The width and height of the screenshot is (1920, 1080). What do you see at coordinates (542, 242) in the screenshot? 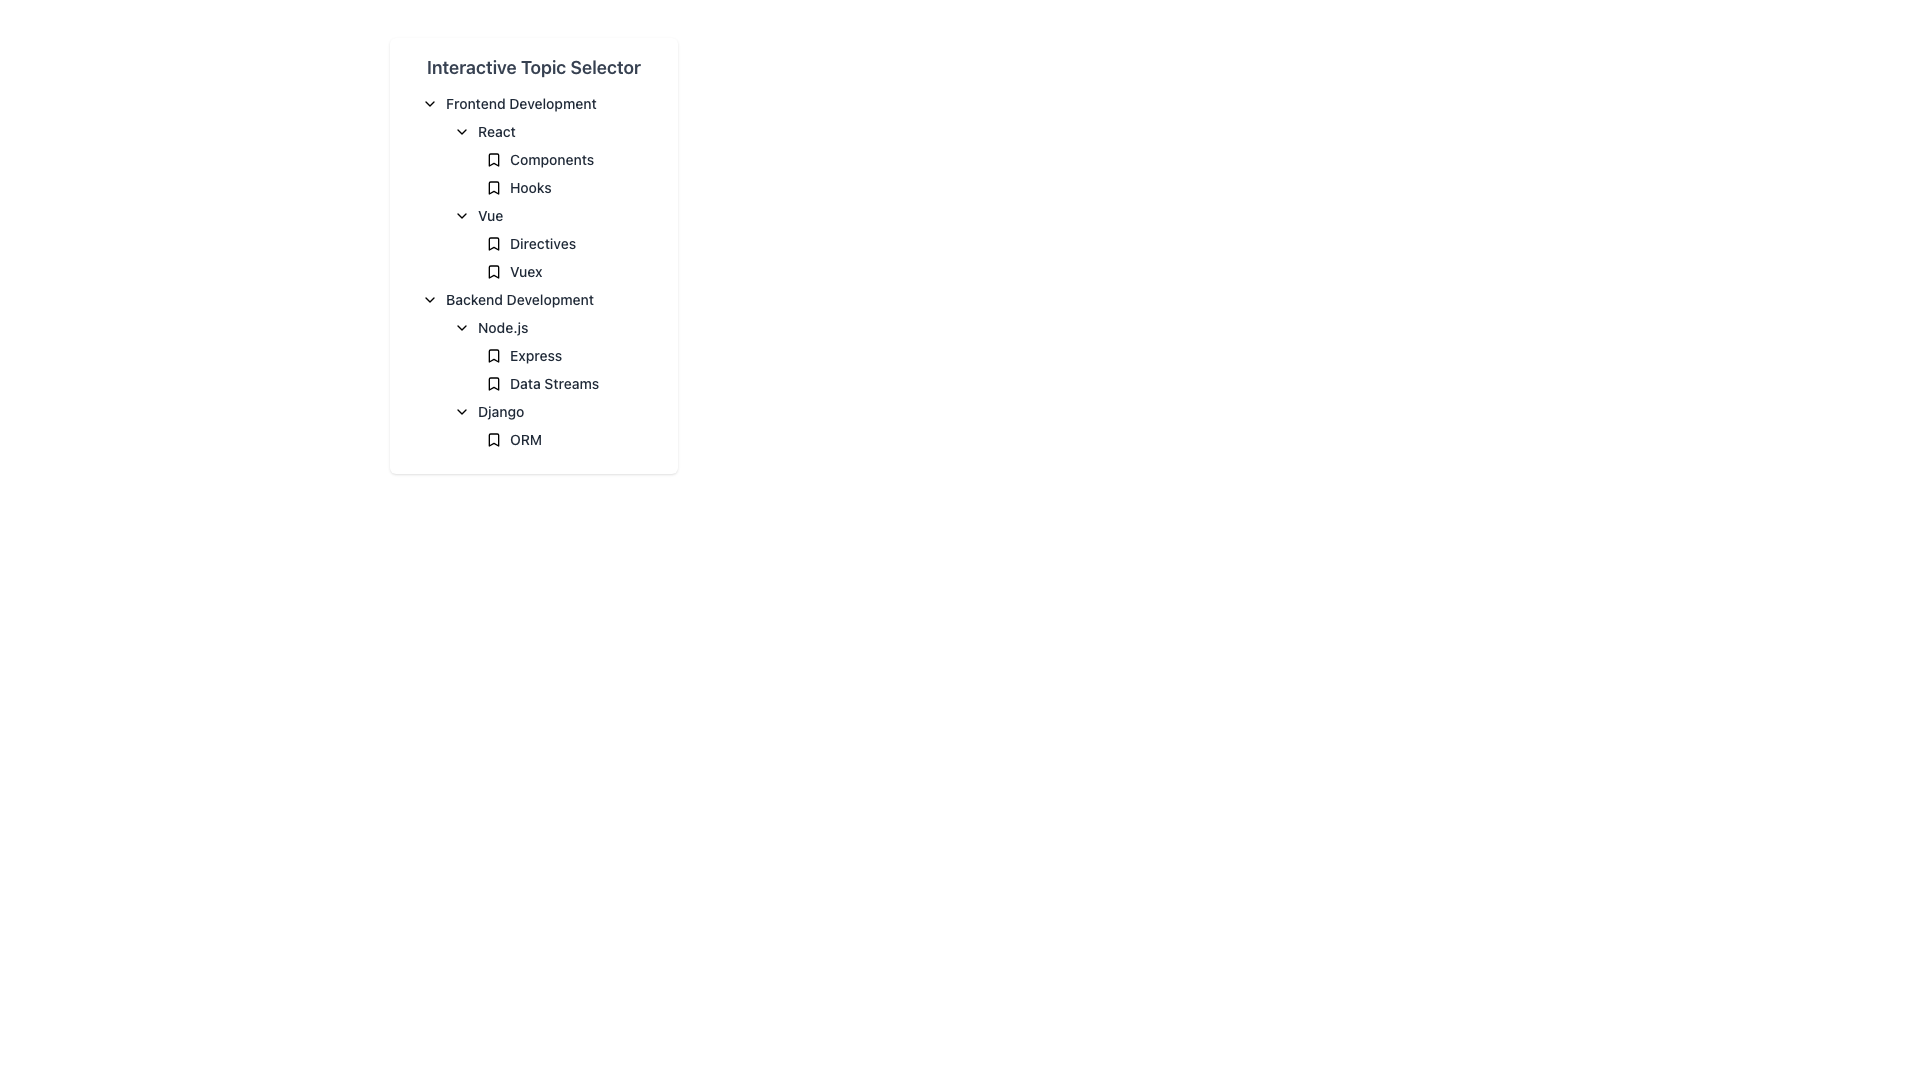
I see `the 'Directives' label, which is displayed in gray font and is located to the right of a small bookmark icon in the expandable tree menu under the 'Vue' section` at bounding box center [542, 242].